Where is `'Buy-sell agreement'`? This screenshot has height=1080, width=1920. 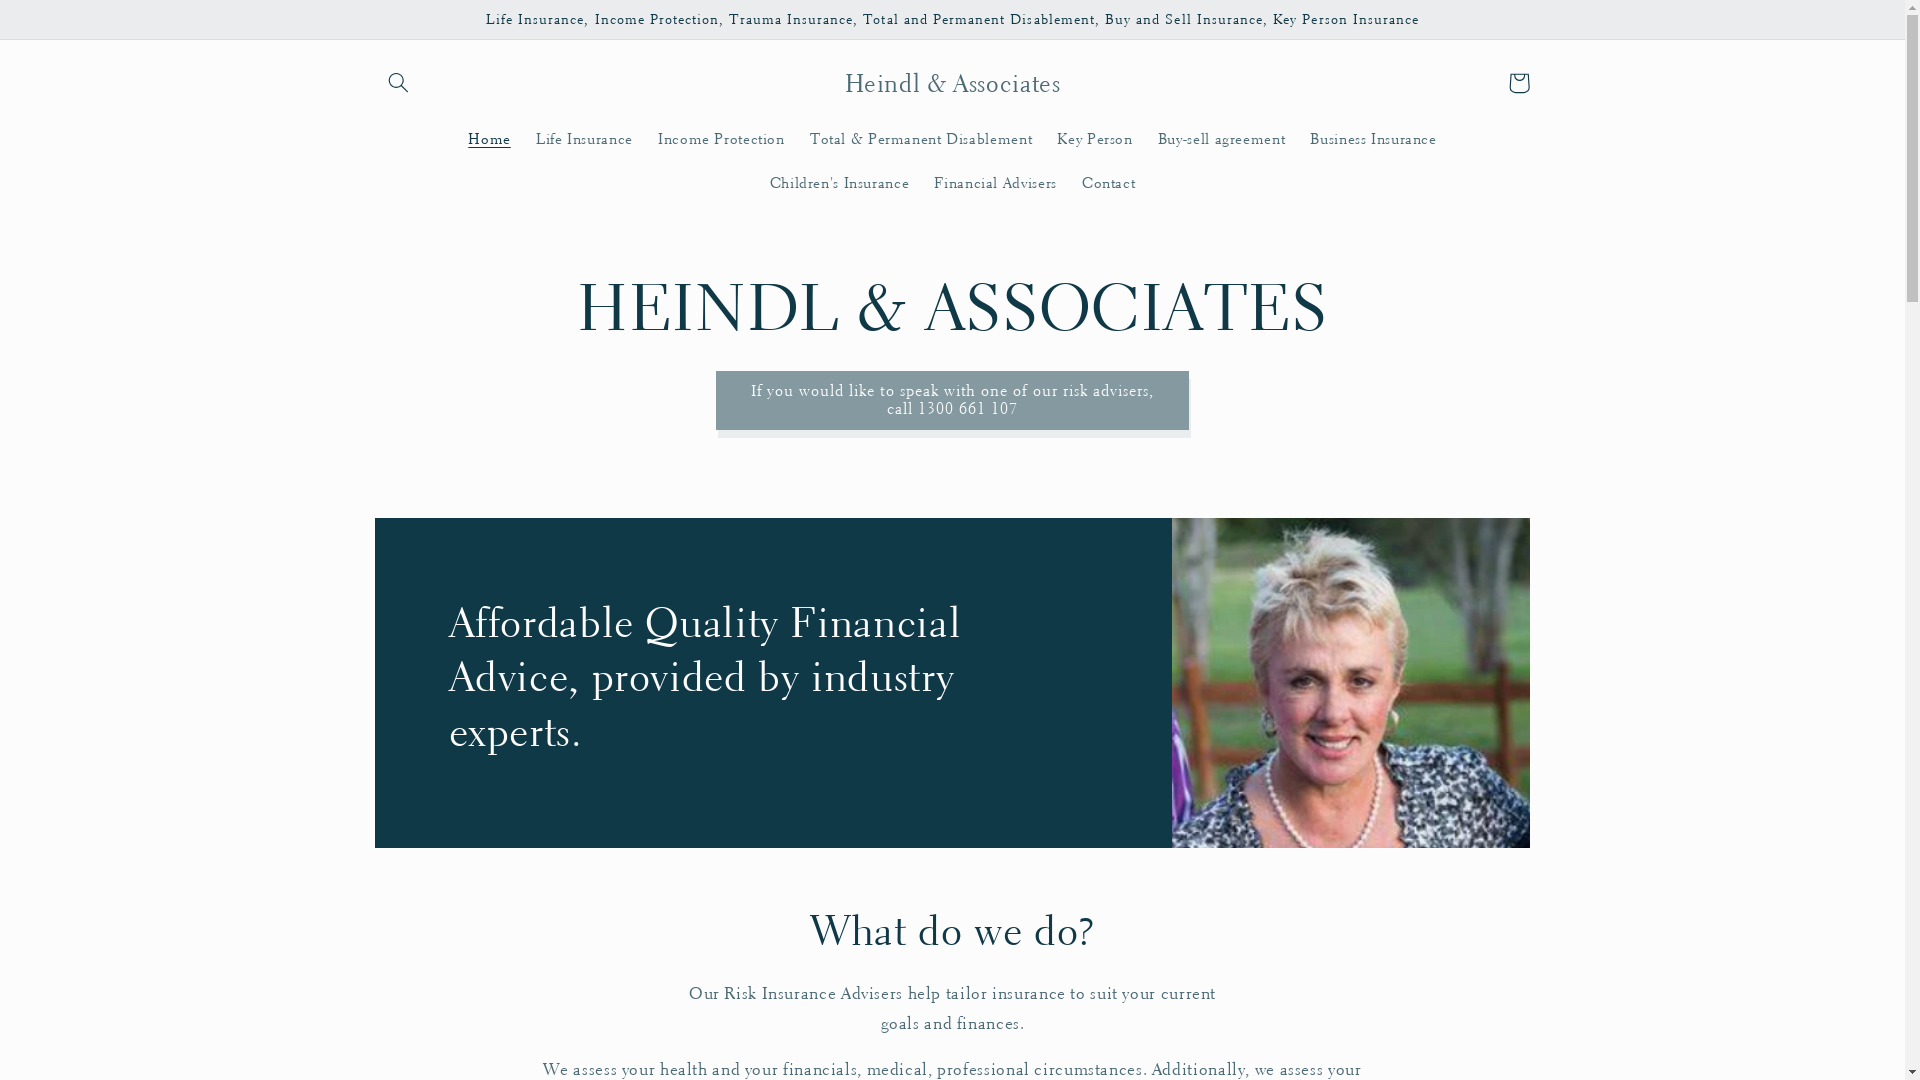 'Buy-sell agreement' is located at coordinates (1220, 137).